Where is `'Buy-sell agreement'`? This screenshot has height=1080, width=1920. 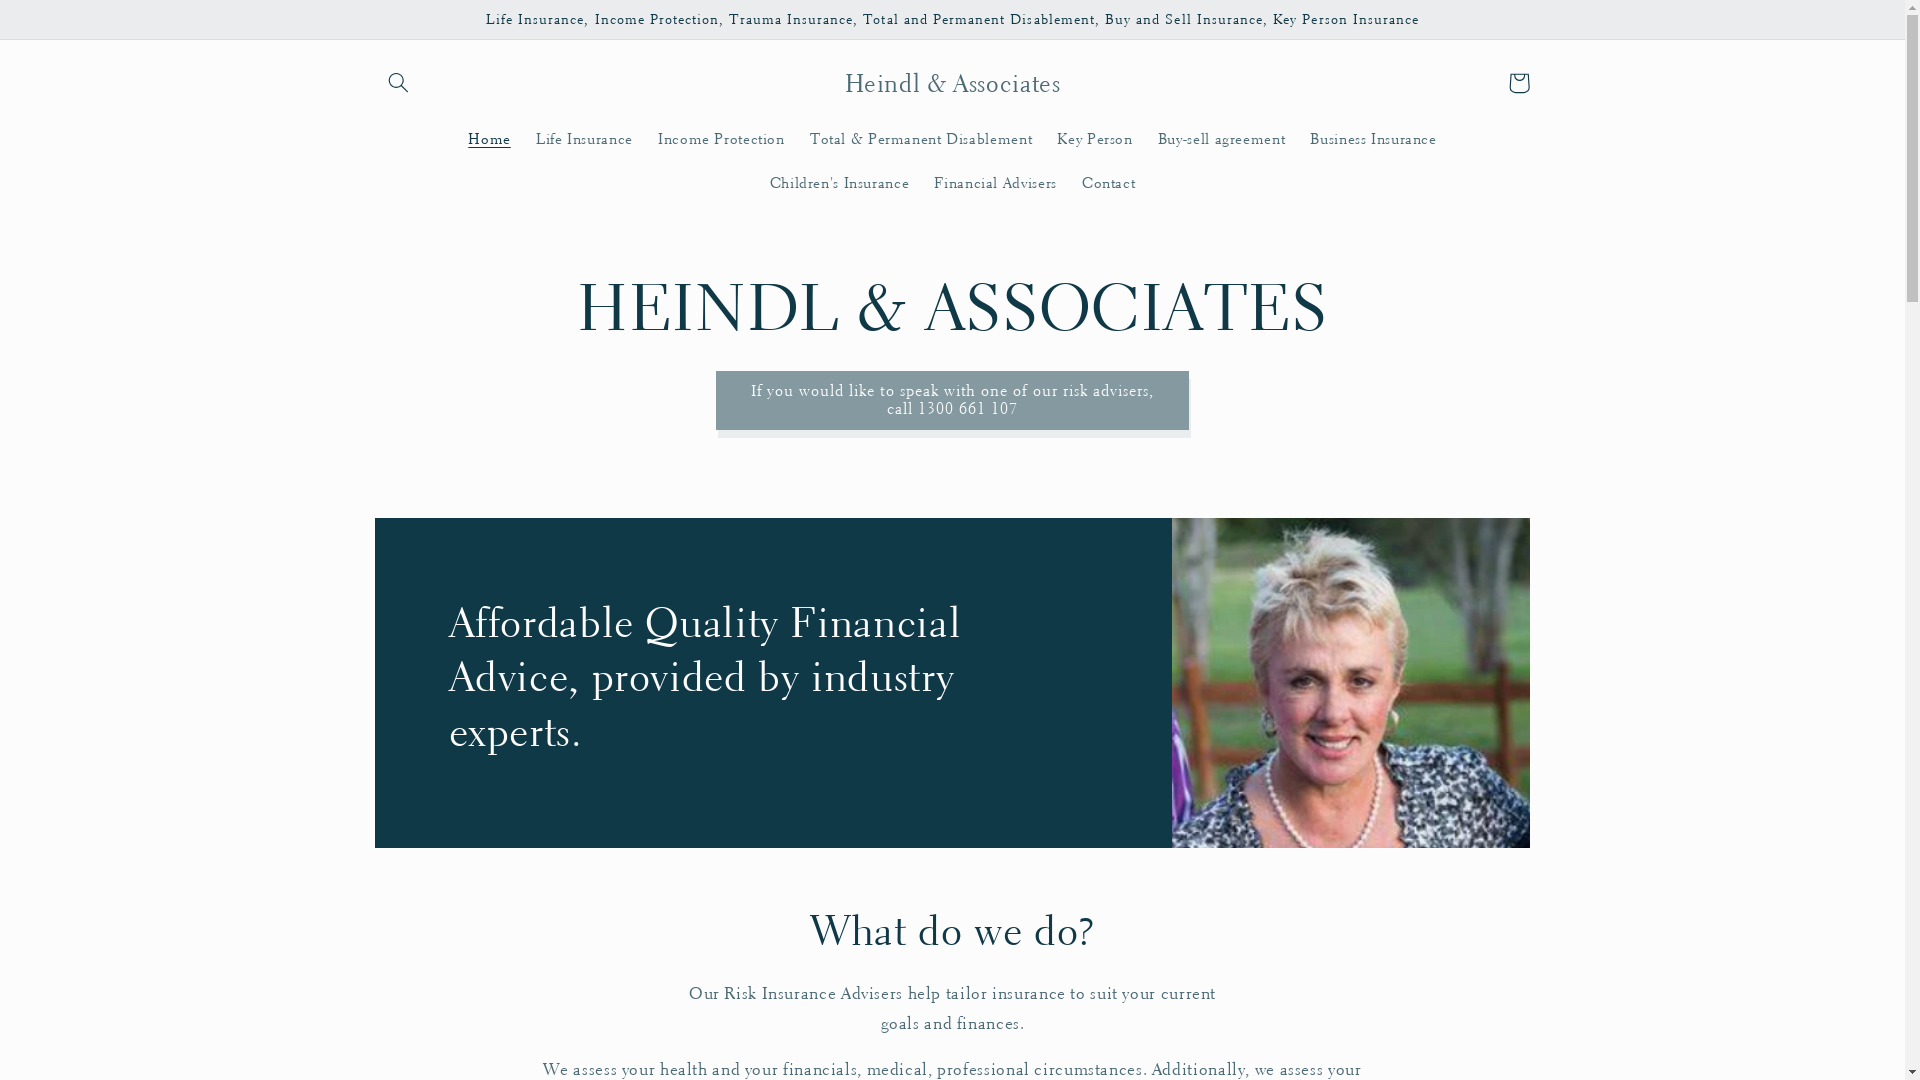 'Buy-sell agreement' is located at coordinates (1220, 137).